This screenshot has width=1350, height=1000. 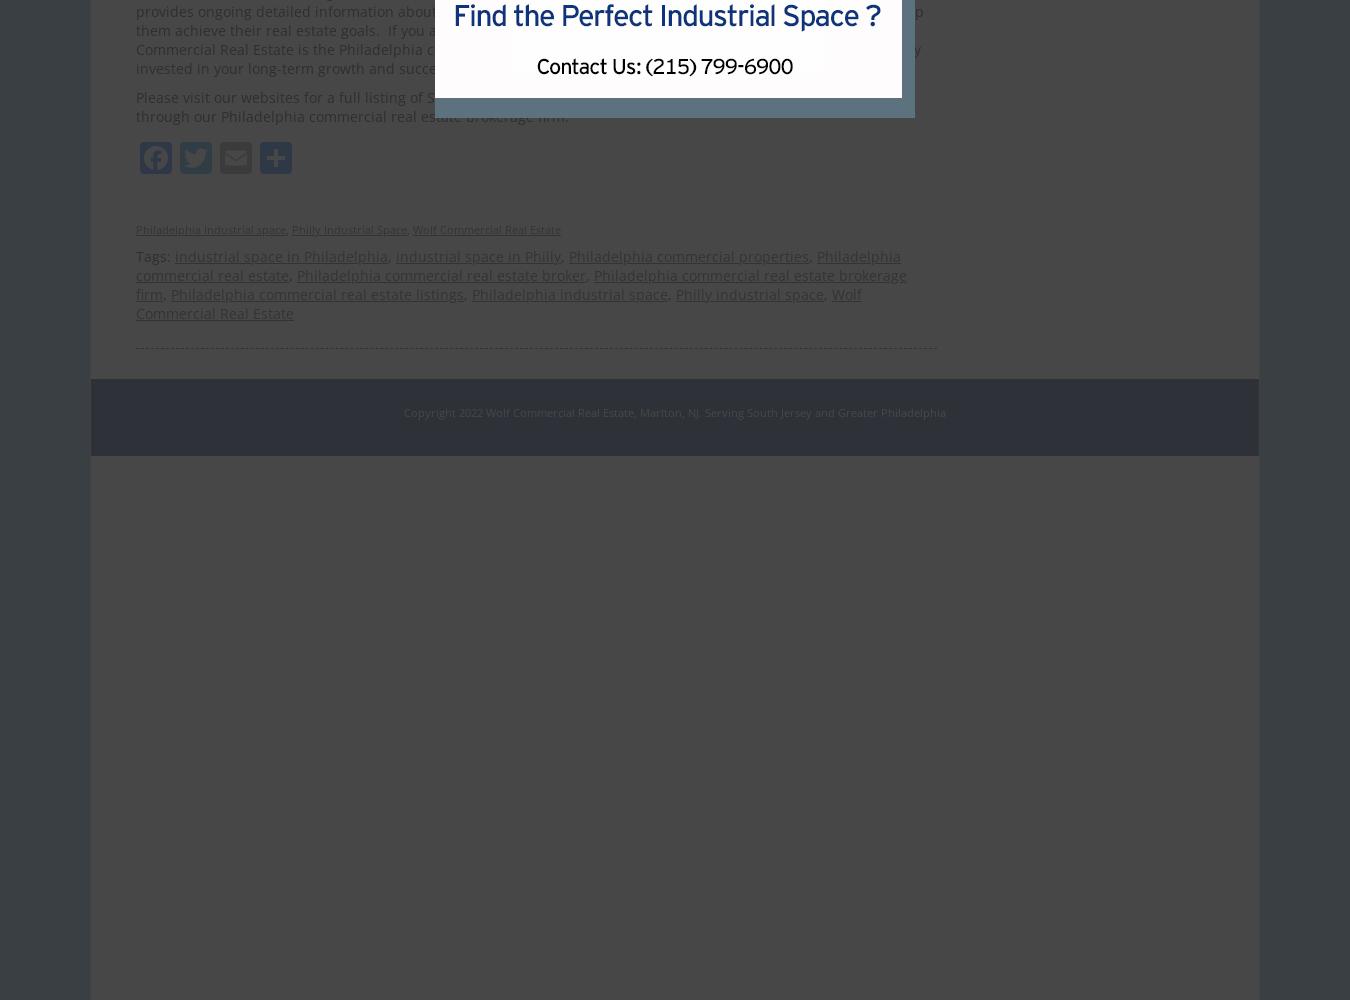 What do you see at coordinates (404, 412) in the screenshot?
I see `'Copyright 2022 Wolf Commercial Real Estate, Marlton, NJ. Serving South Jersey and Greater Philadelphia'` at bounding box center [404, 412].